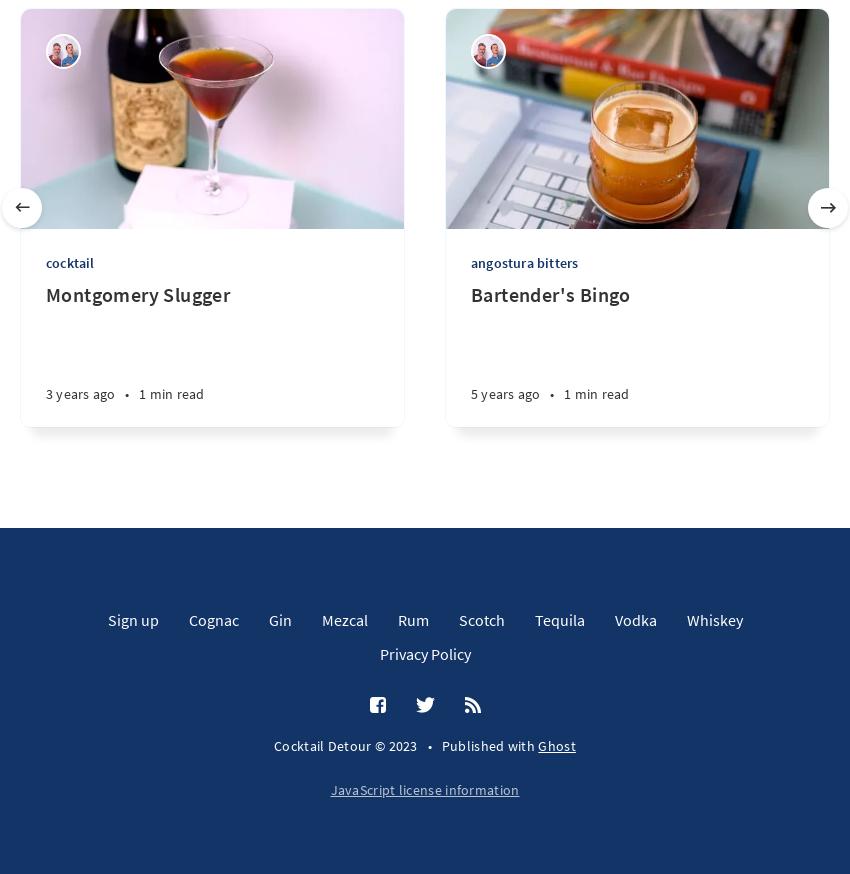  What do you see at coordinates (132, 617) in the screenshot?
I see `'Sign up'` at bounding box center [132, 617].